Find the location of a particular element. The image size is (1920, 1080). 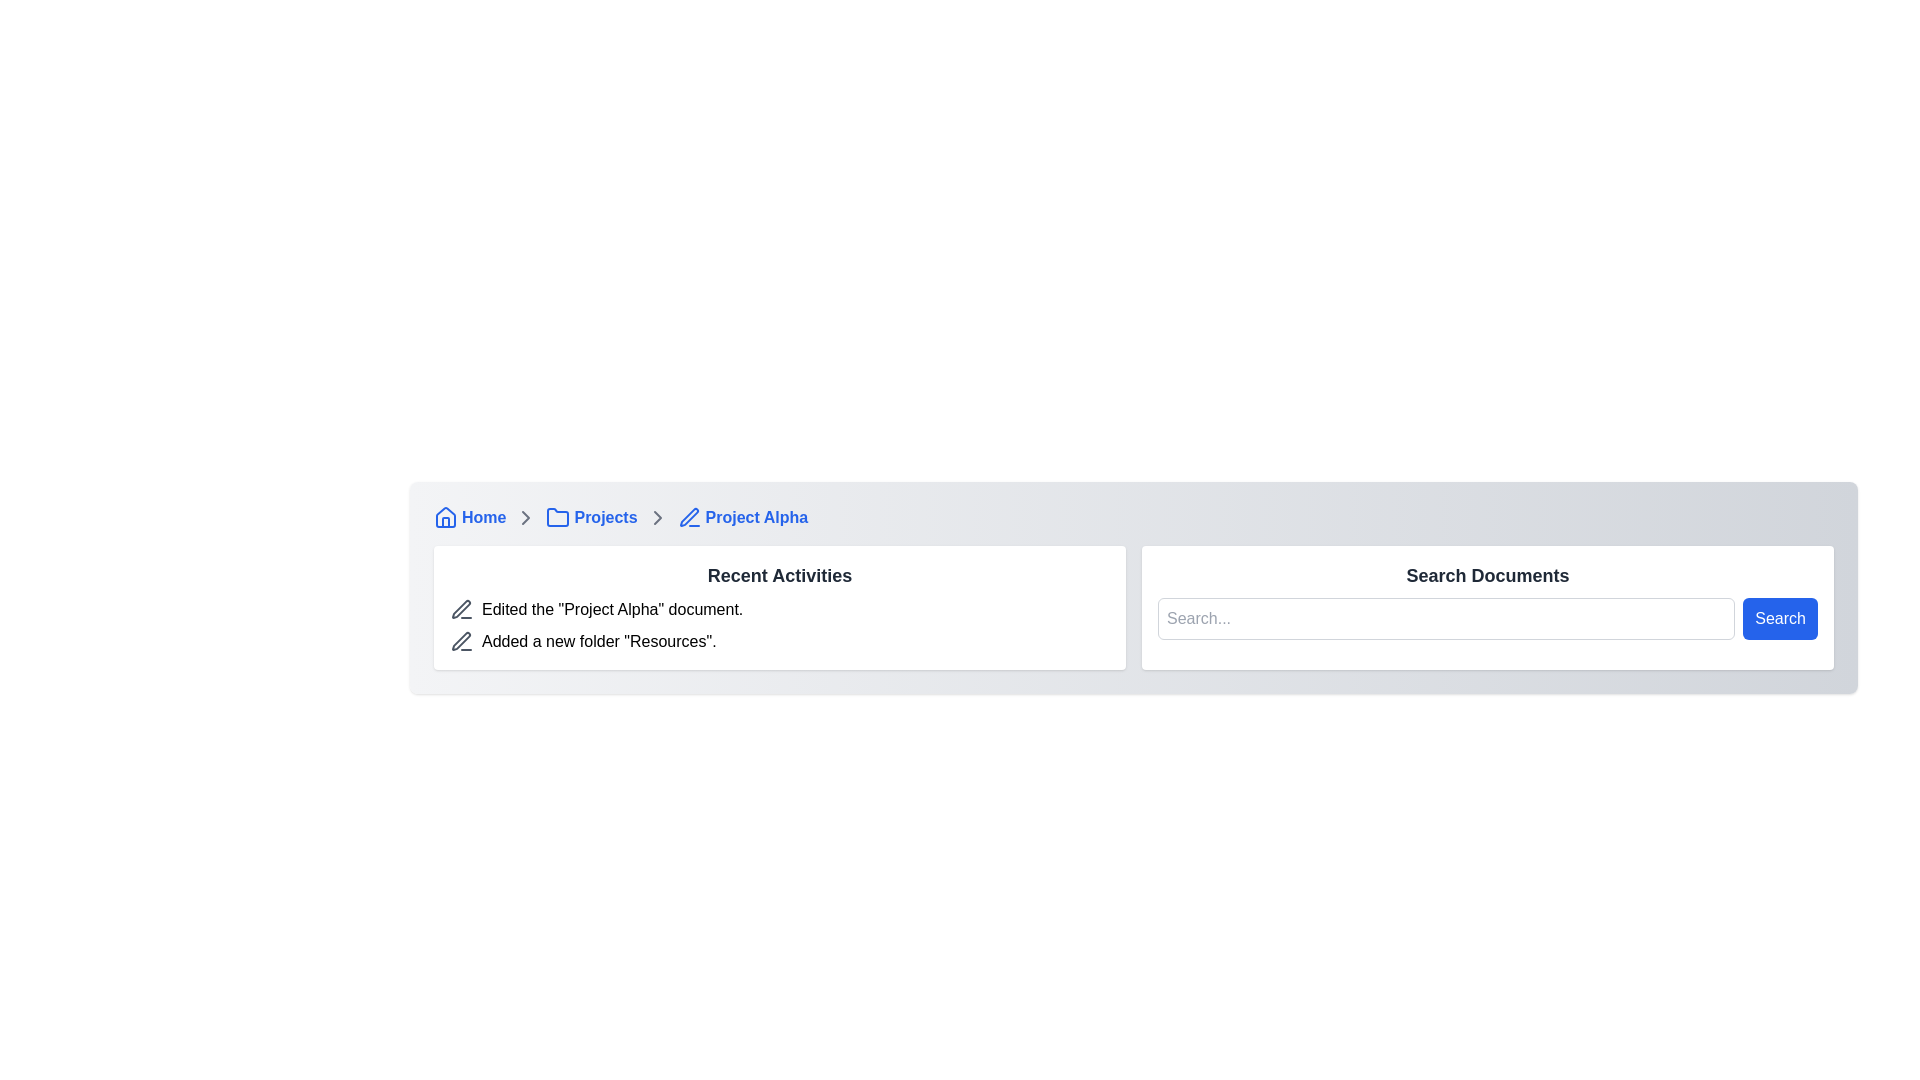

the 'Project Alpha' text label, which is styled in blue font and is part of the breadcrumb navigation bar, located to the right of a pencil icon is located at coordinates (755, 516).